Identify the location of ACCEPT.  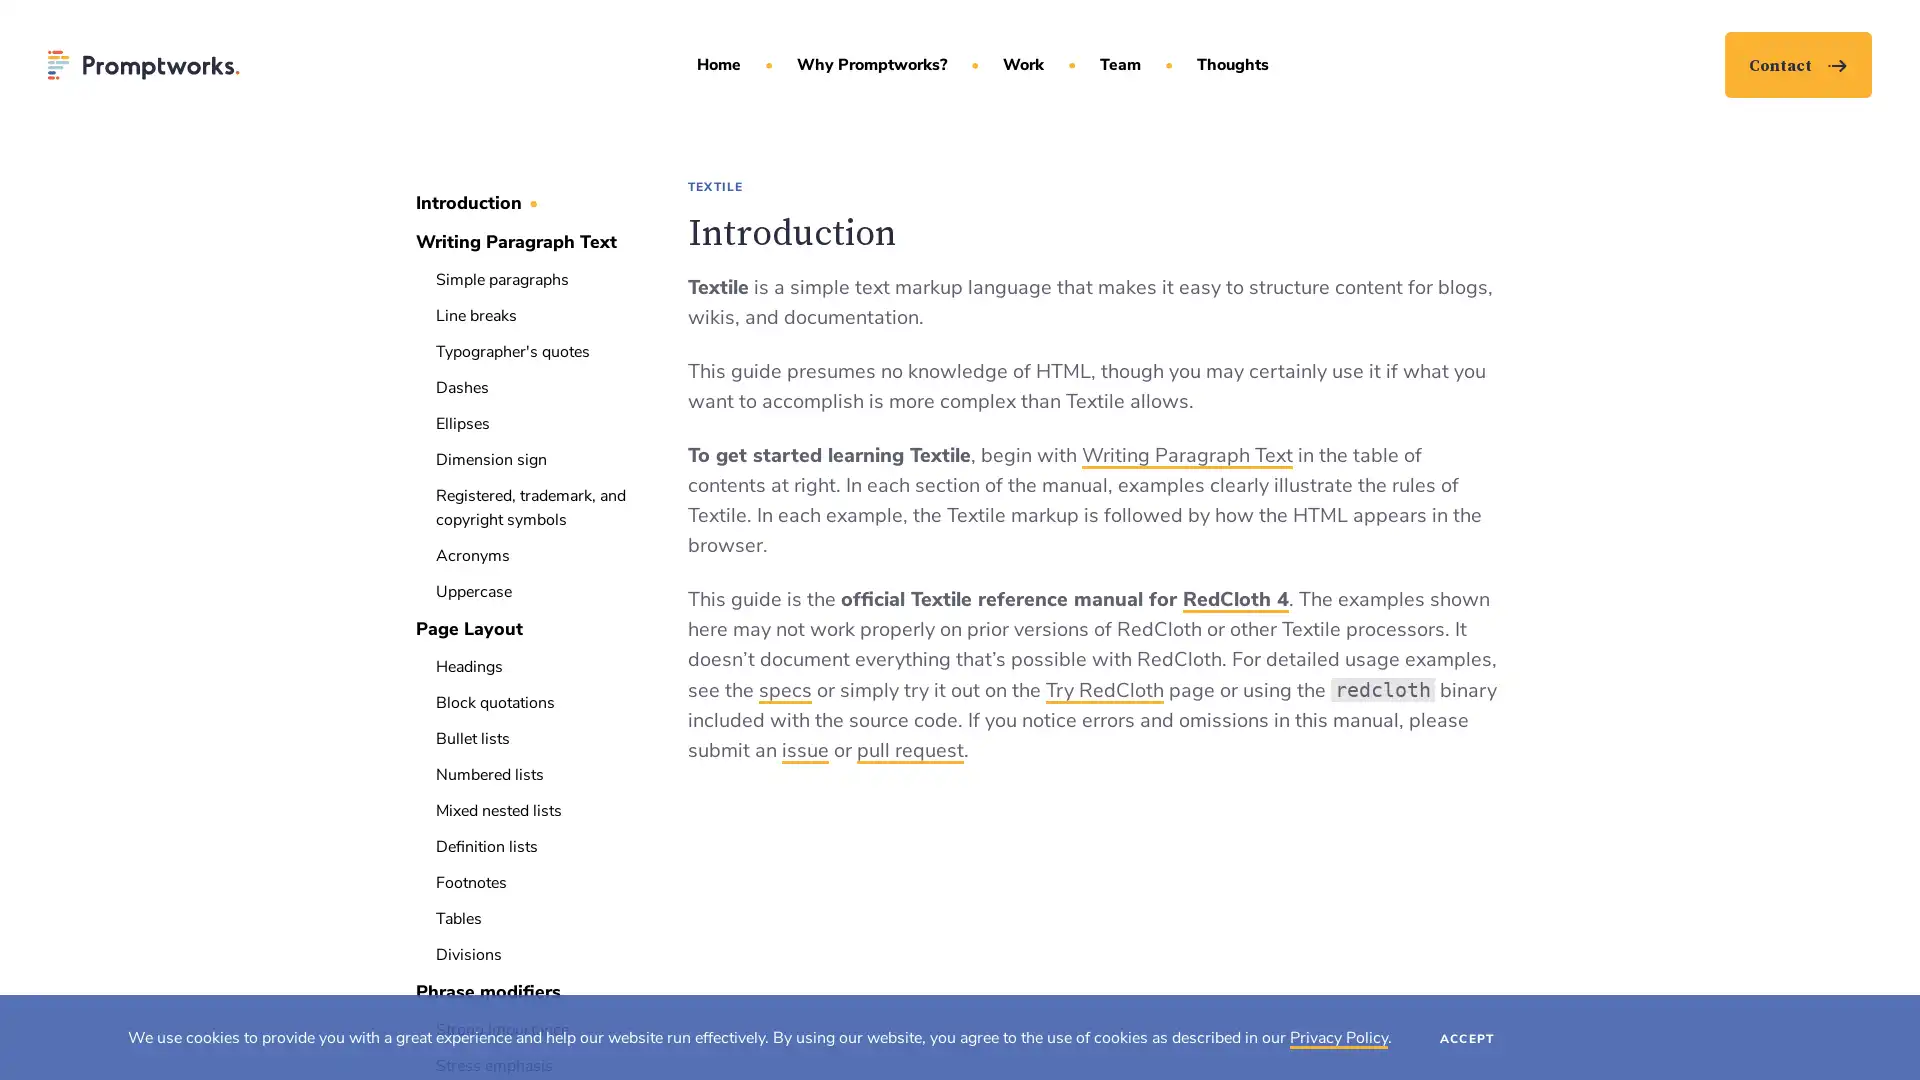
(1467, 1036).